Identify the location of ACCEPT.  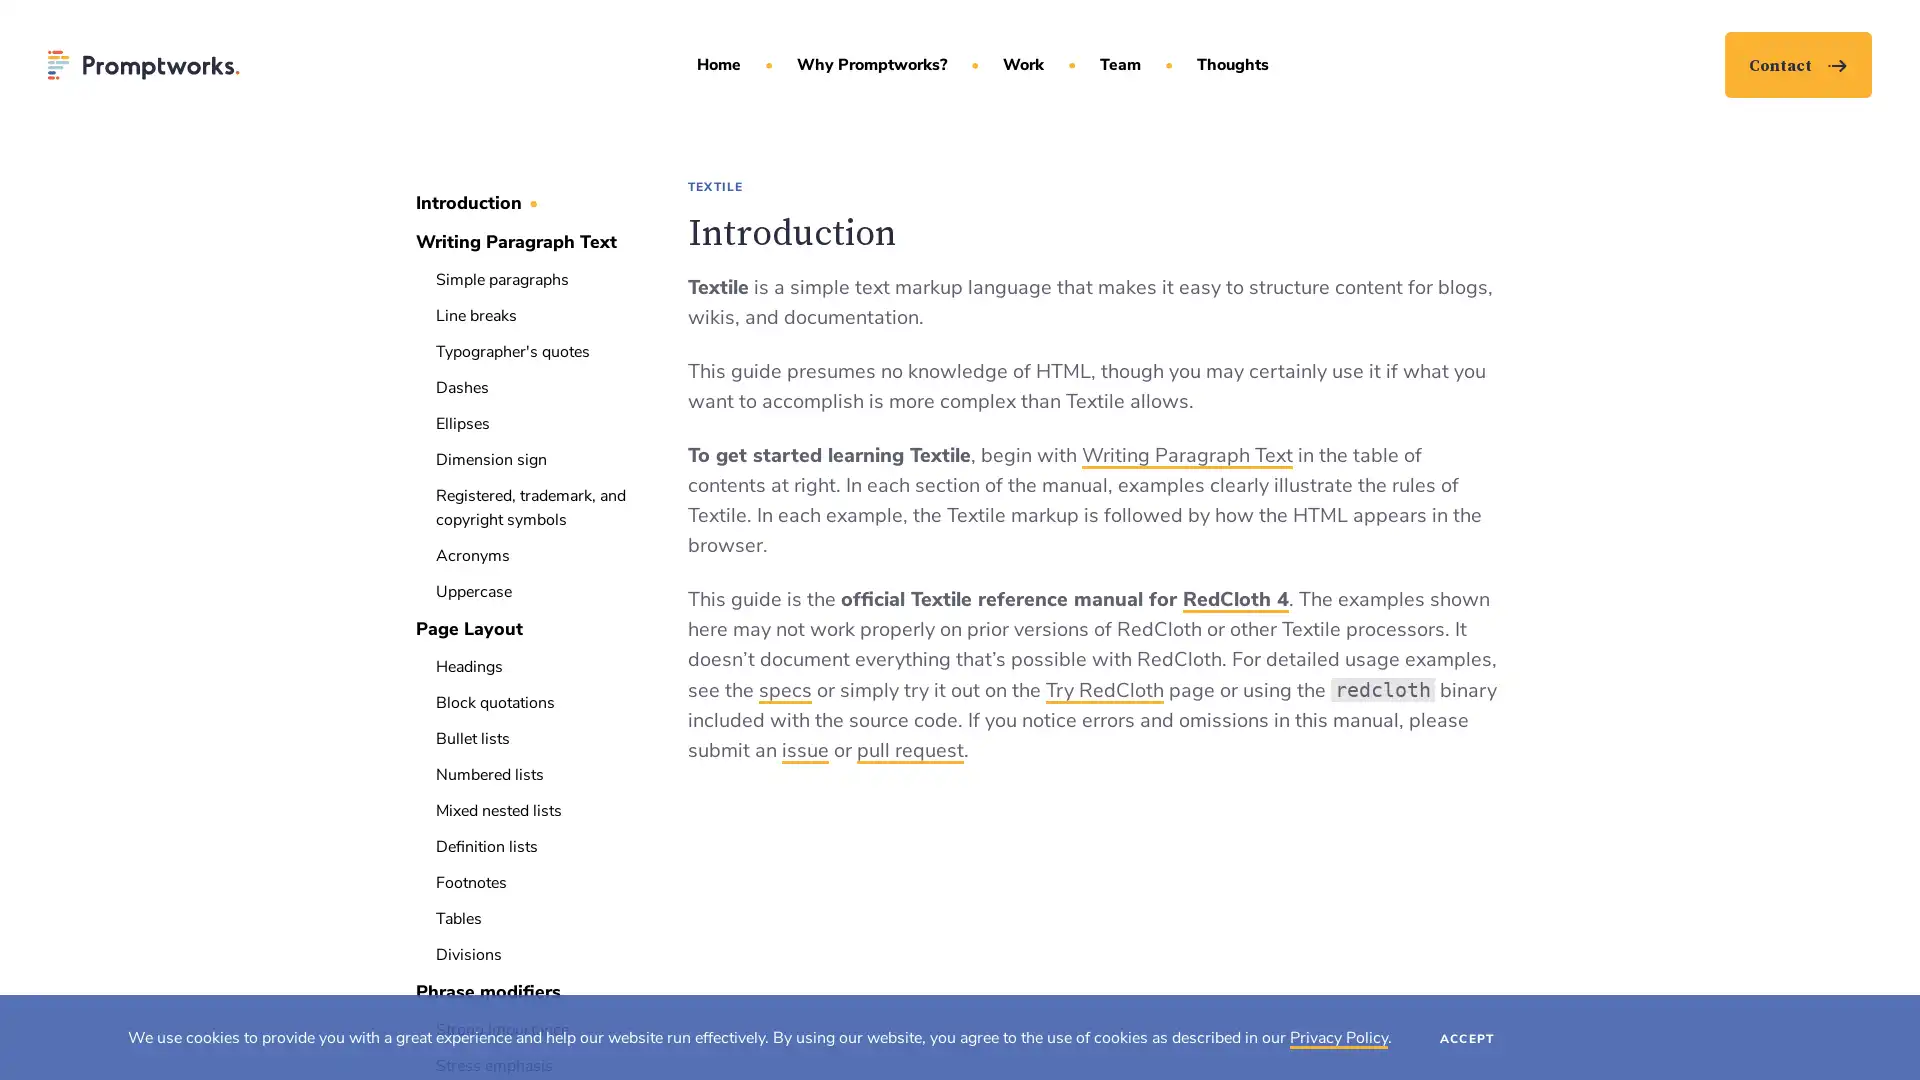
(1467, 1036).